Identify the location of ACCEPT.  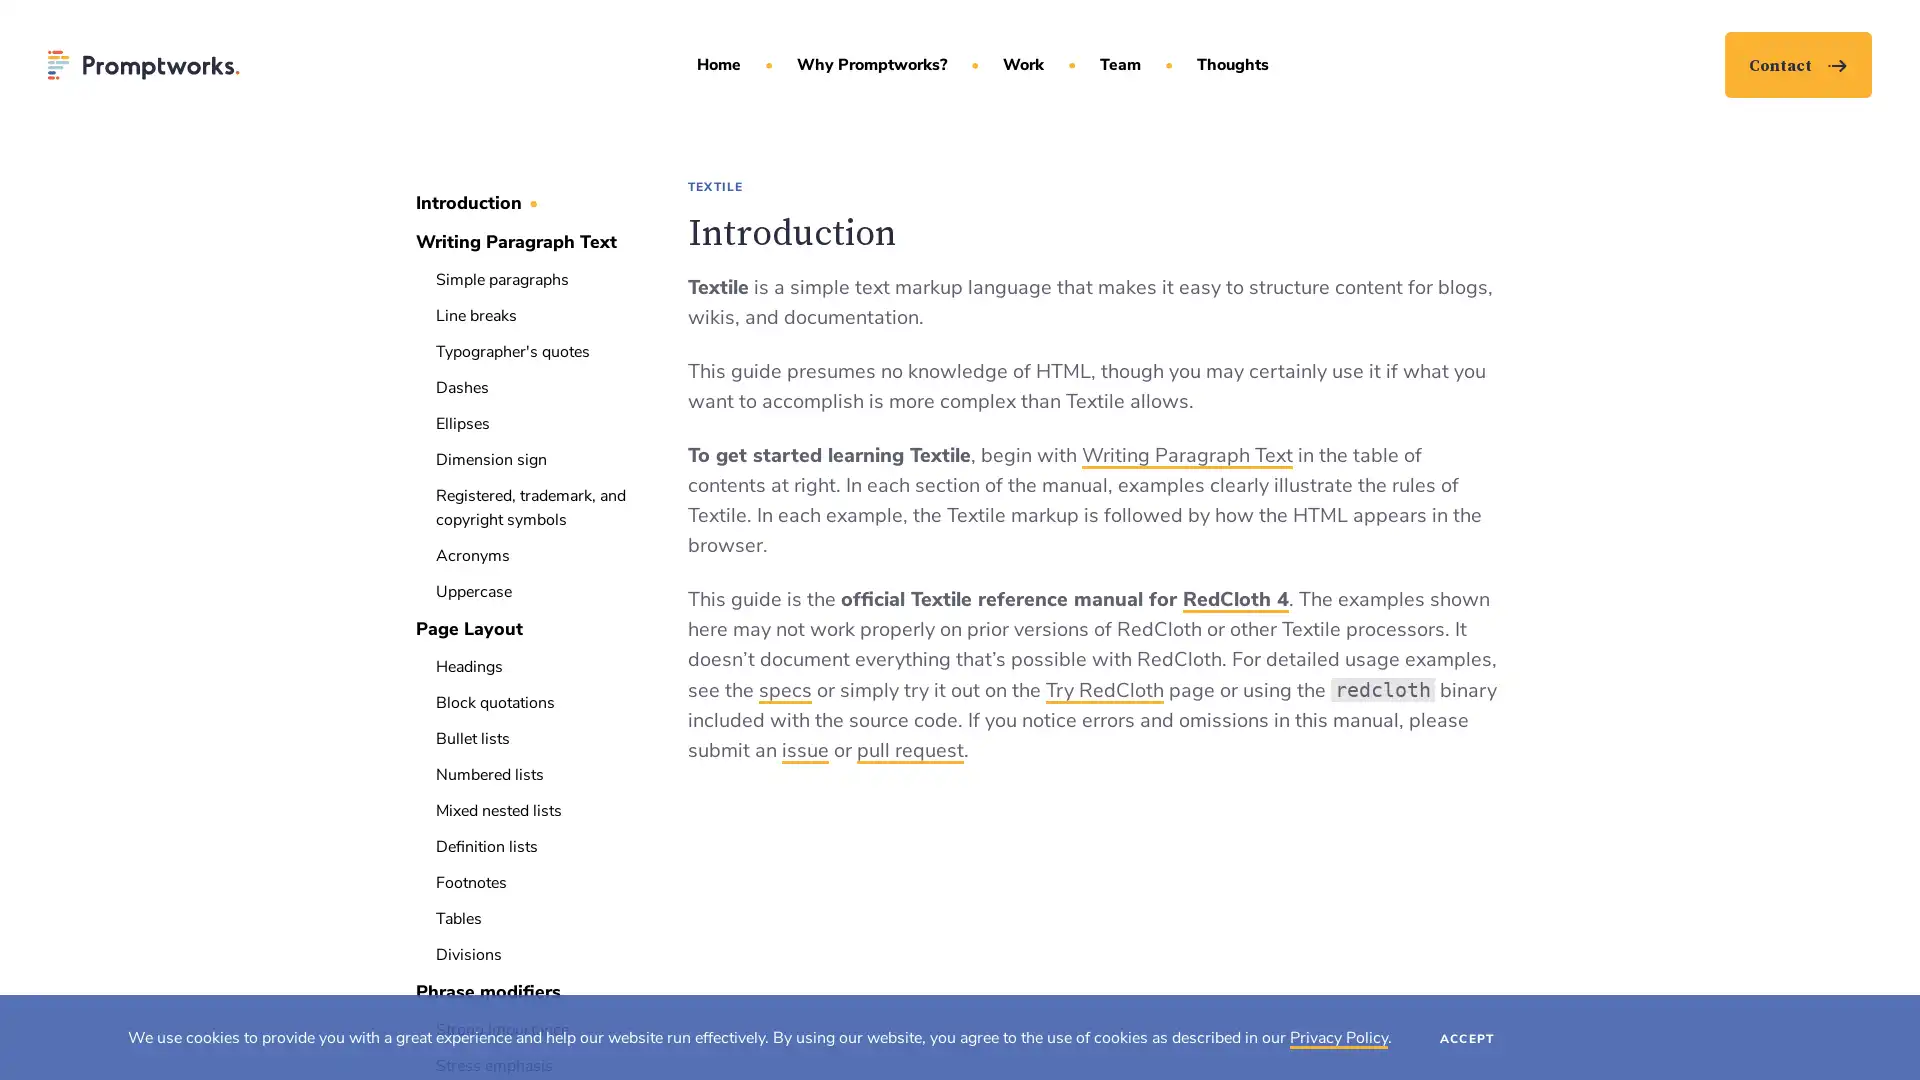
(1467, 1036).